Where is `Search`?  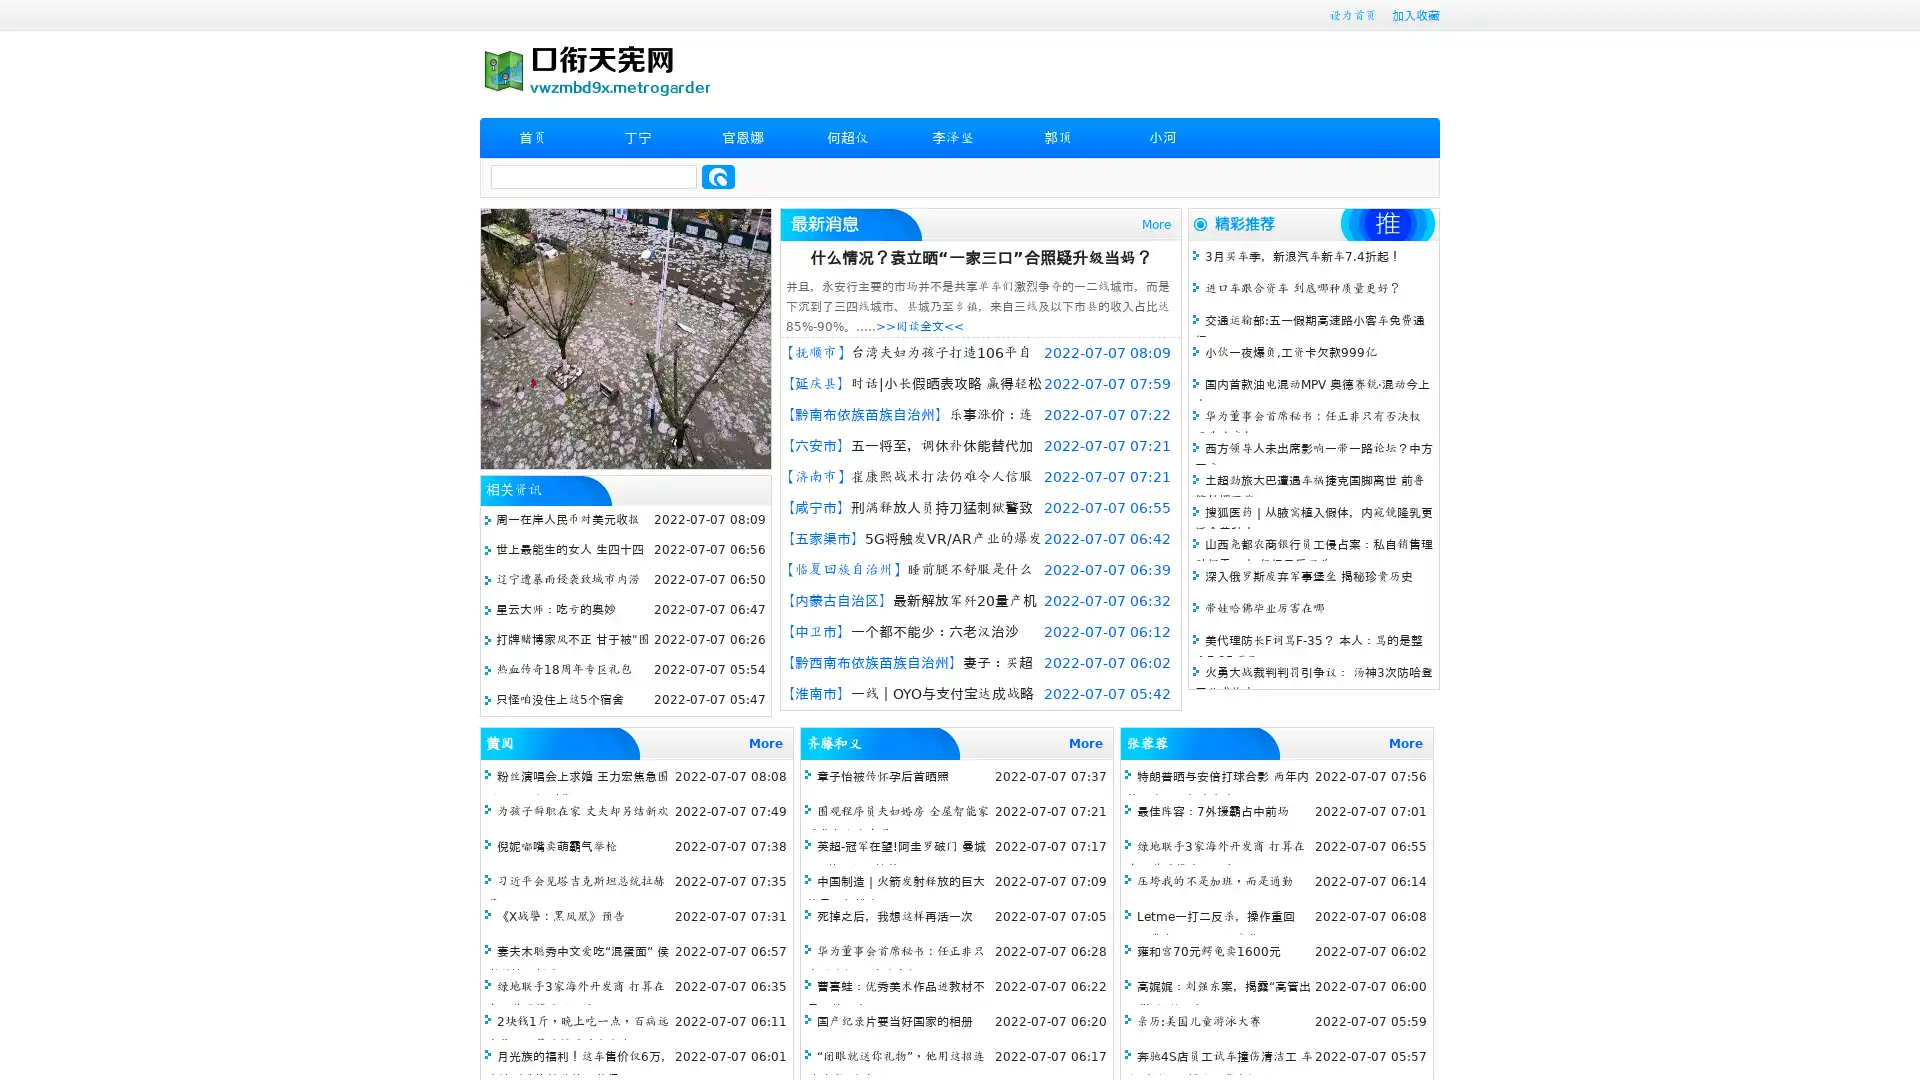
Search is located at coordinates (718, 176).